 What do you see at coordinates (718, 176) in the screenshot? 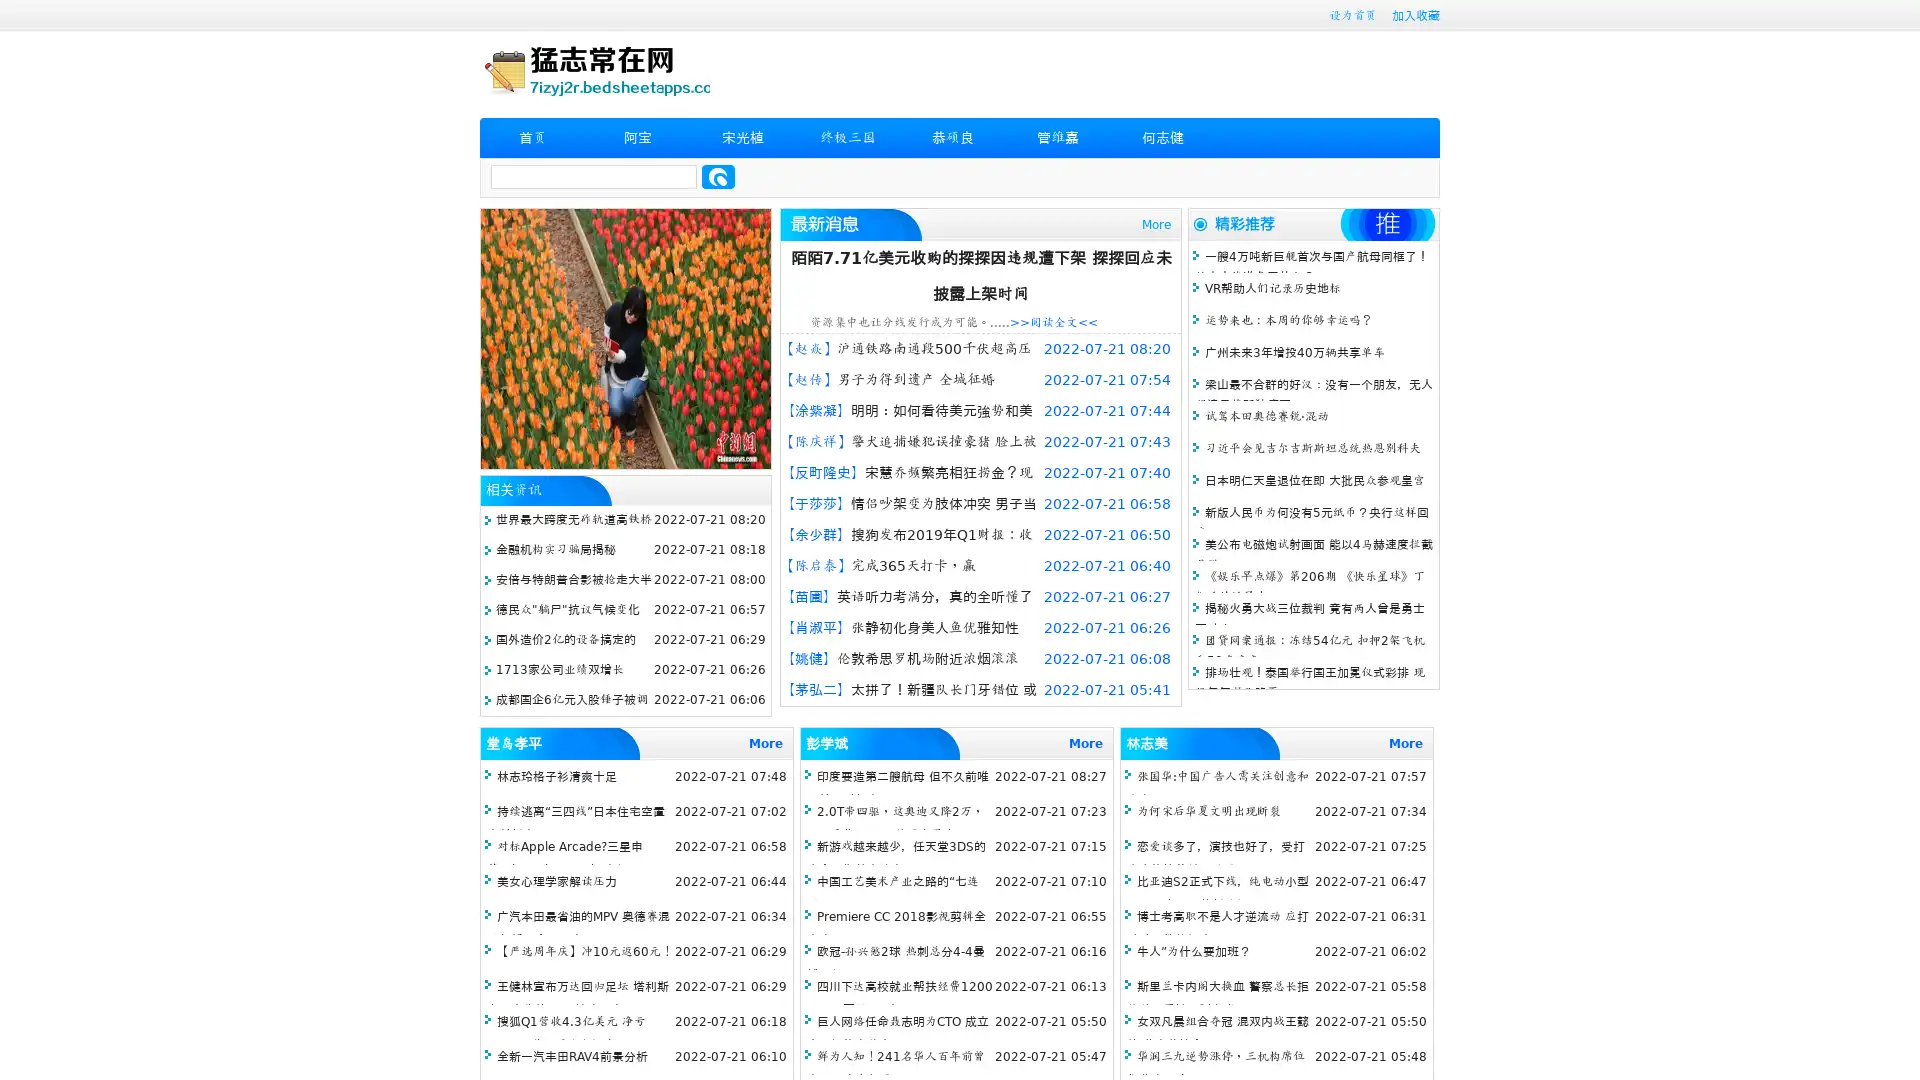
I see `Search` at bounding box center [718, 176].